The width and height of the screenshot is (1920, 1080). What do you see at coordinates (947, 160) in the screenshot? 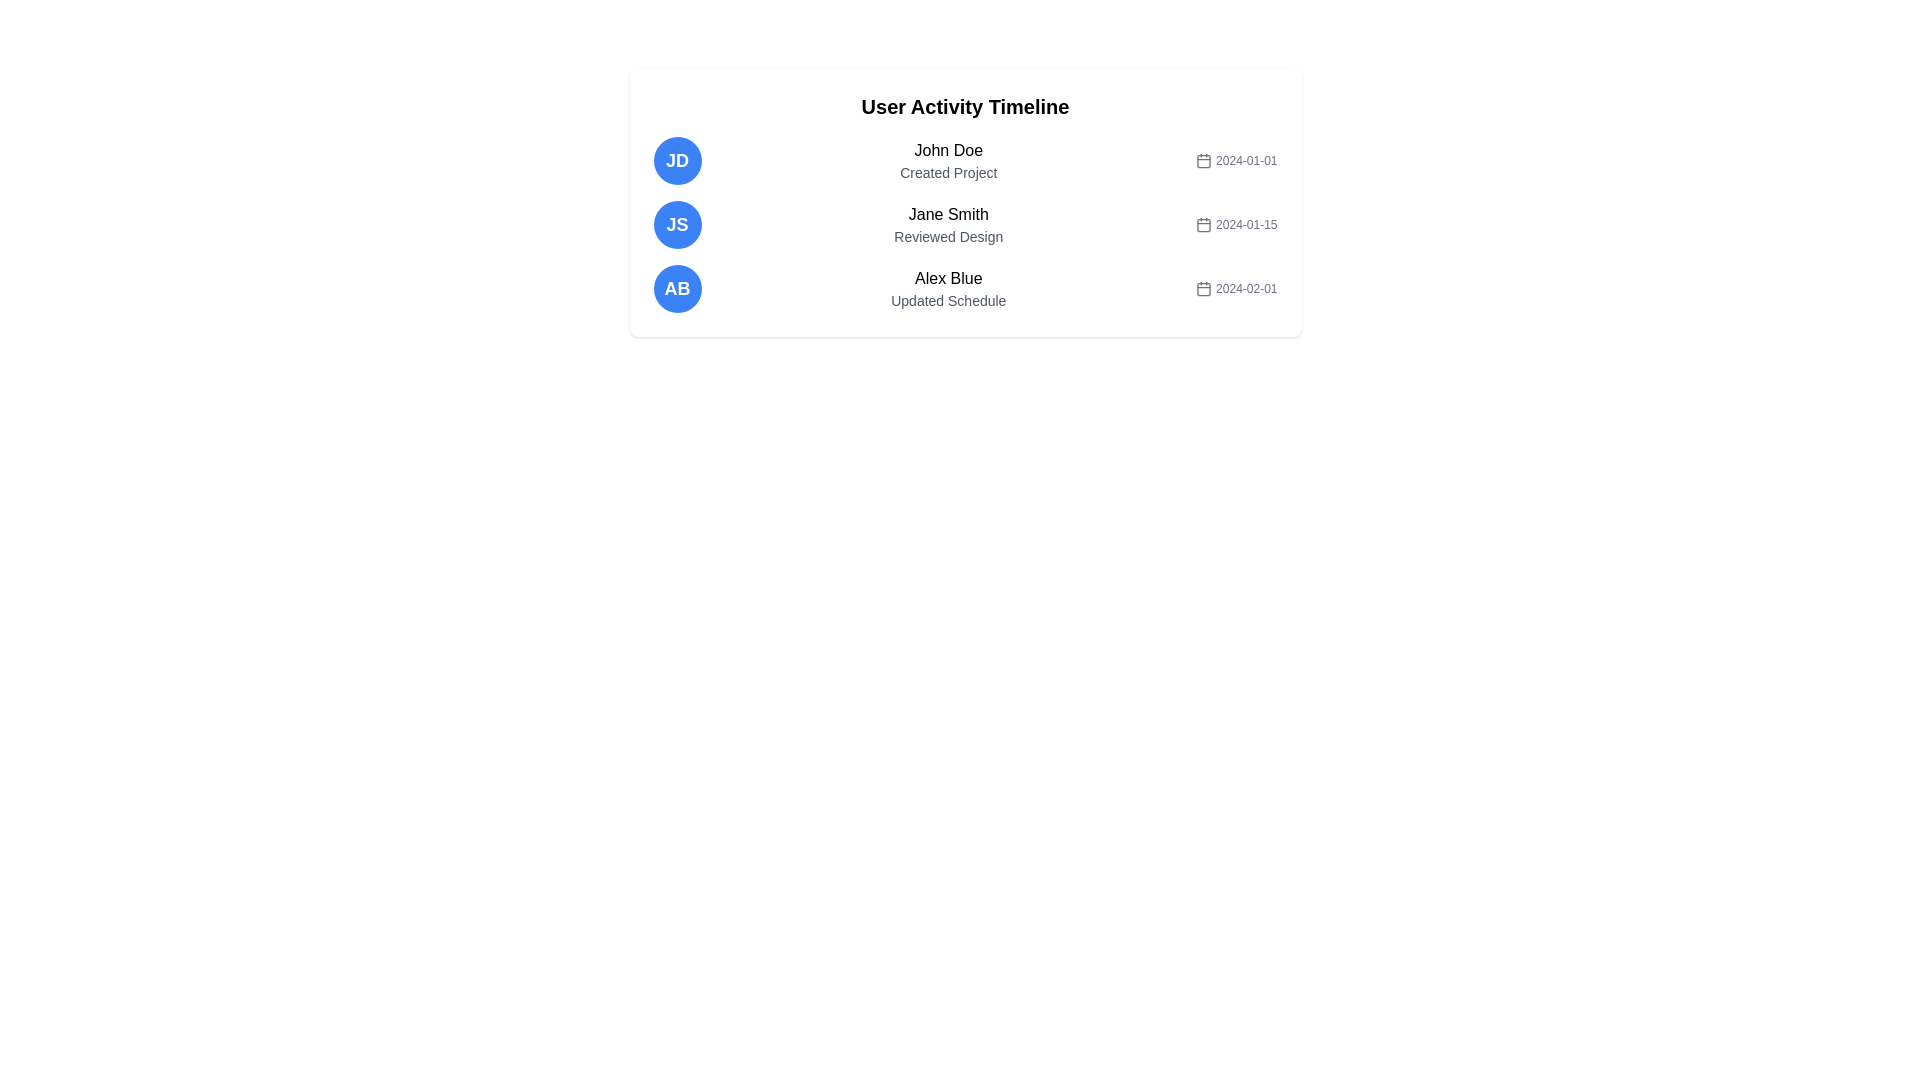
I see `the text label indicating that user 'John Doe' performed the action 'Created Project', which is the first entry in the timeline next to the blue circular avatar with initials 'JD'` at bounding box center [947, 160].